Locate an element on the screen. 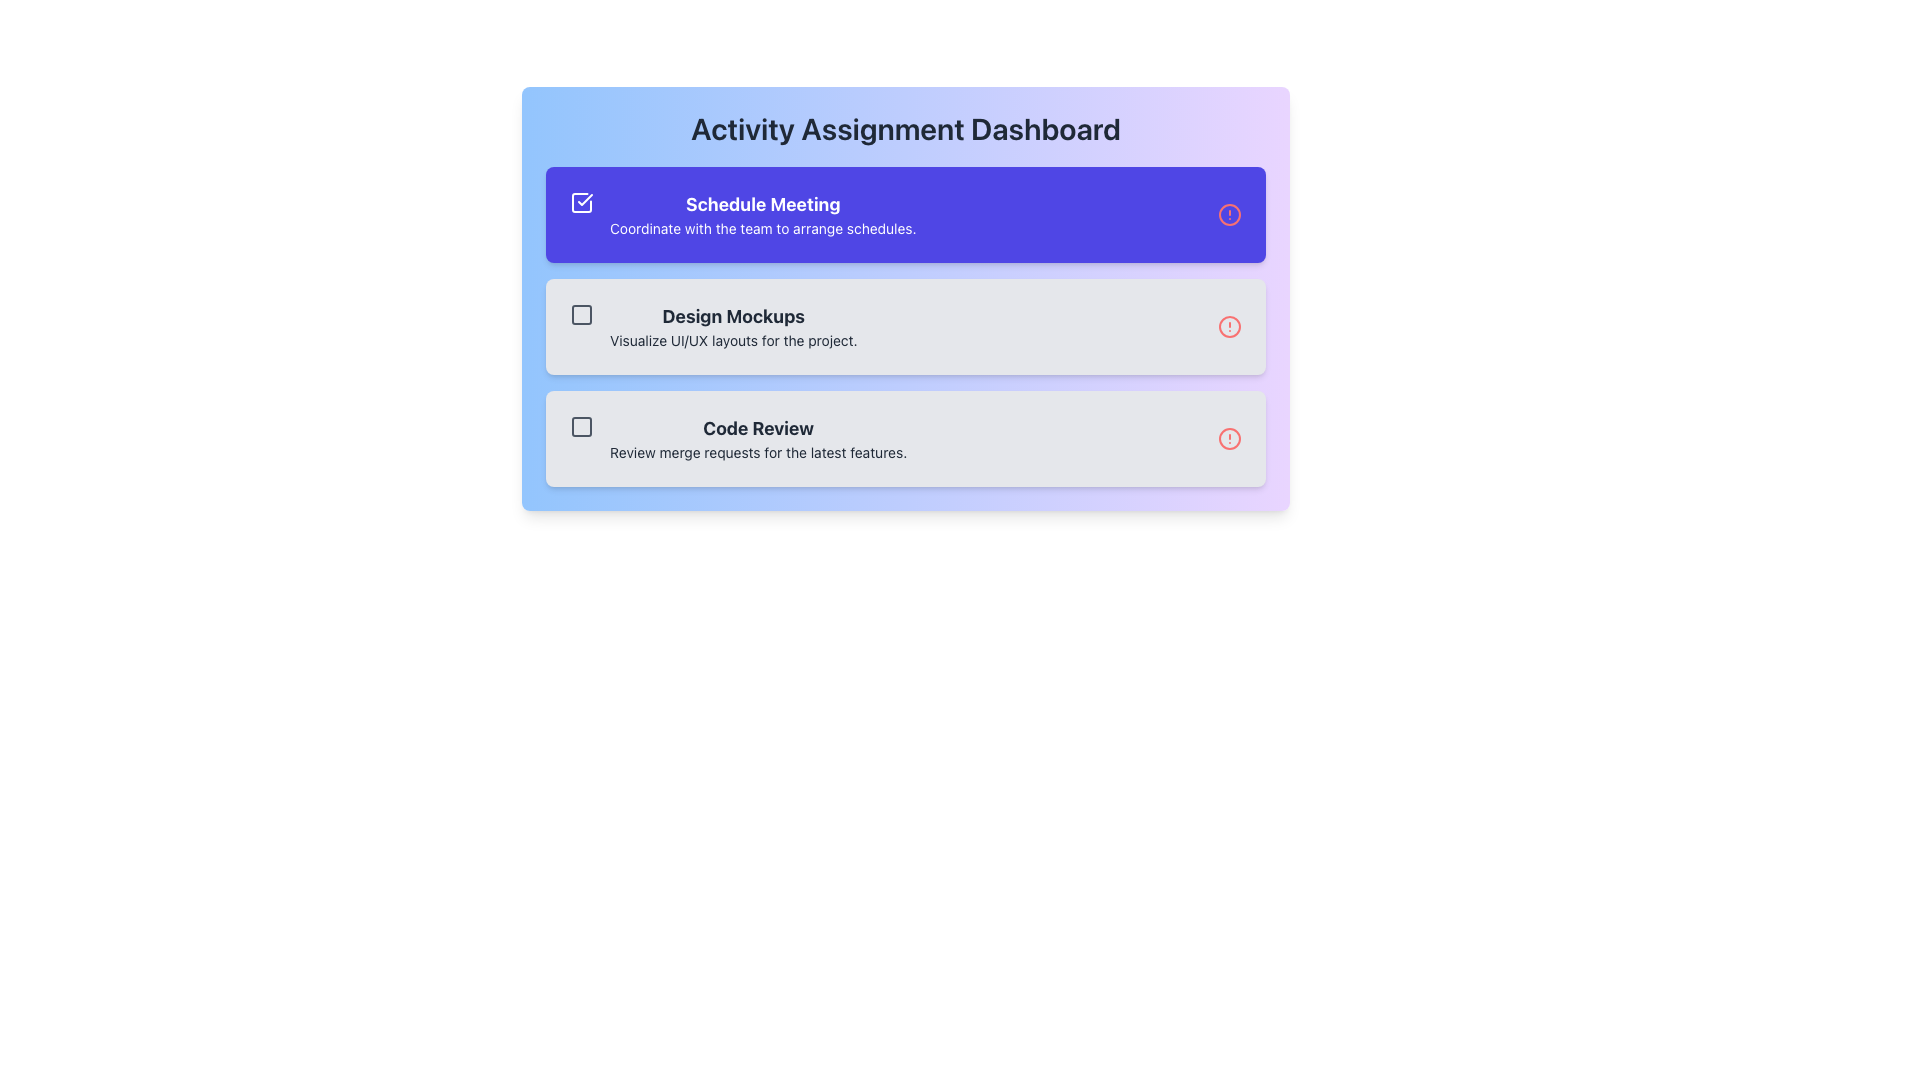 The image size is (1920, 1080). static text that says 'Review merge requests for the latest features.' positioned below the 'Code Review' title in the dashboard interface is located at coordinates (757, 452).